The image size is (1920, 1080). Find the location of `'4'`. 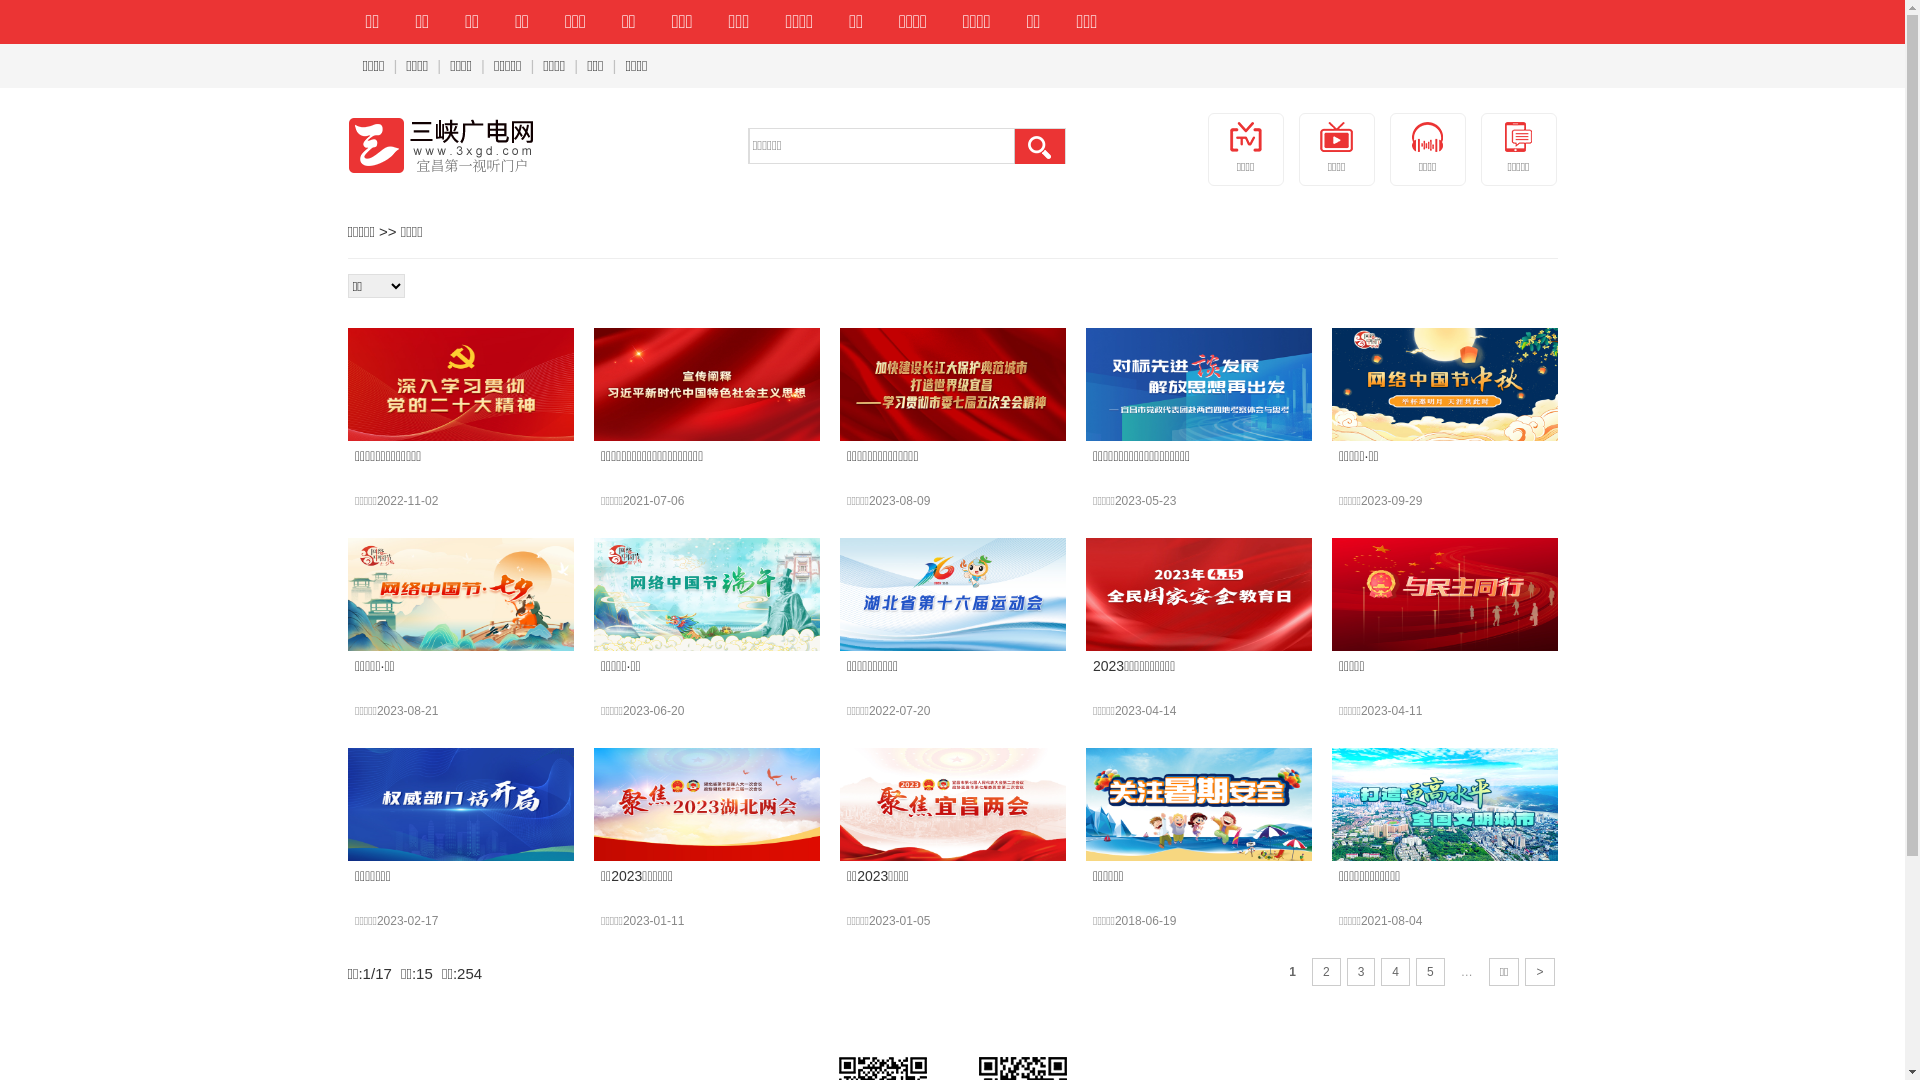

'4' is located at coordinates (1394, 971).